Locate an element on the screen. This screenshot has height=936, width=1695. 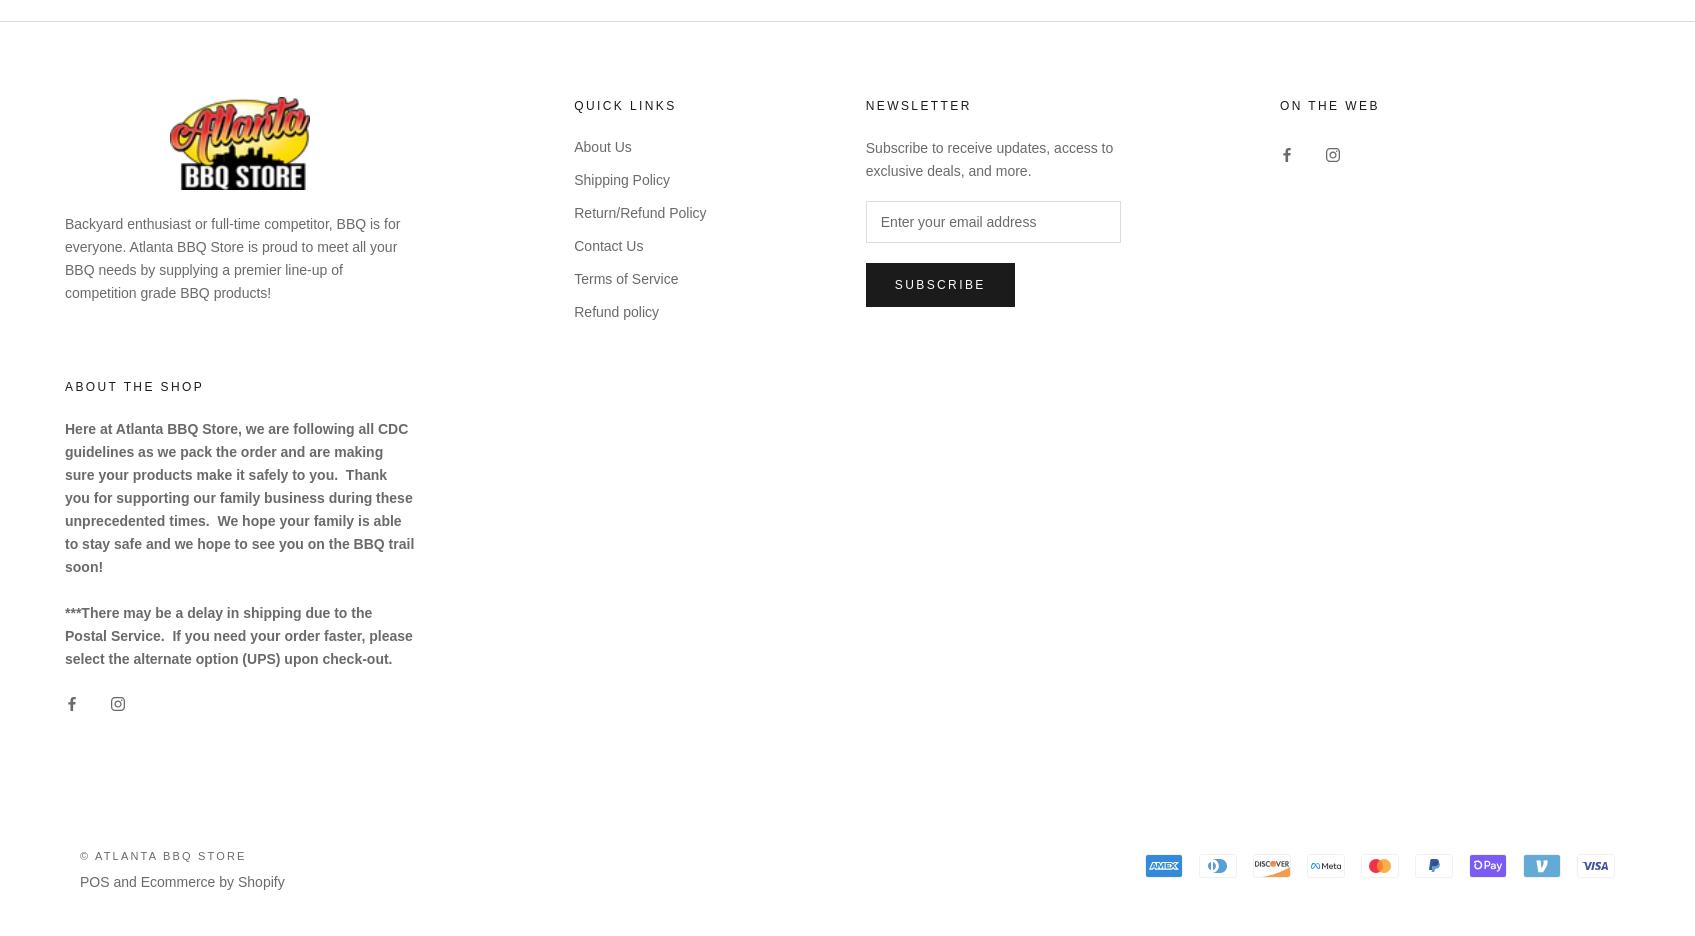
'Refund policy' is located at coordinates (615, 311).